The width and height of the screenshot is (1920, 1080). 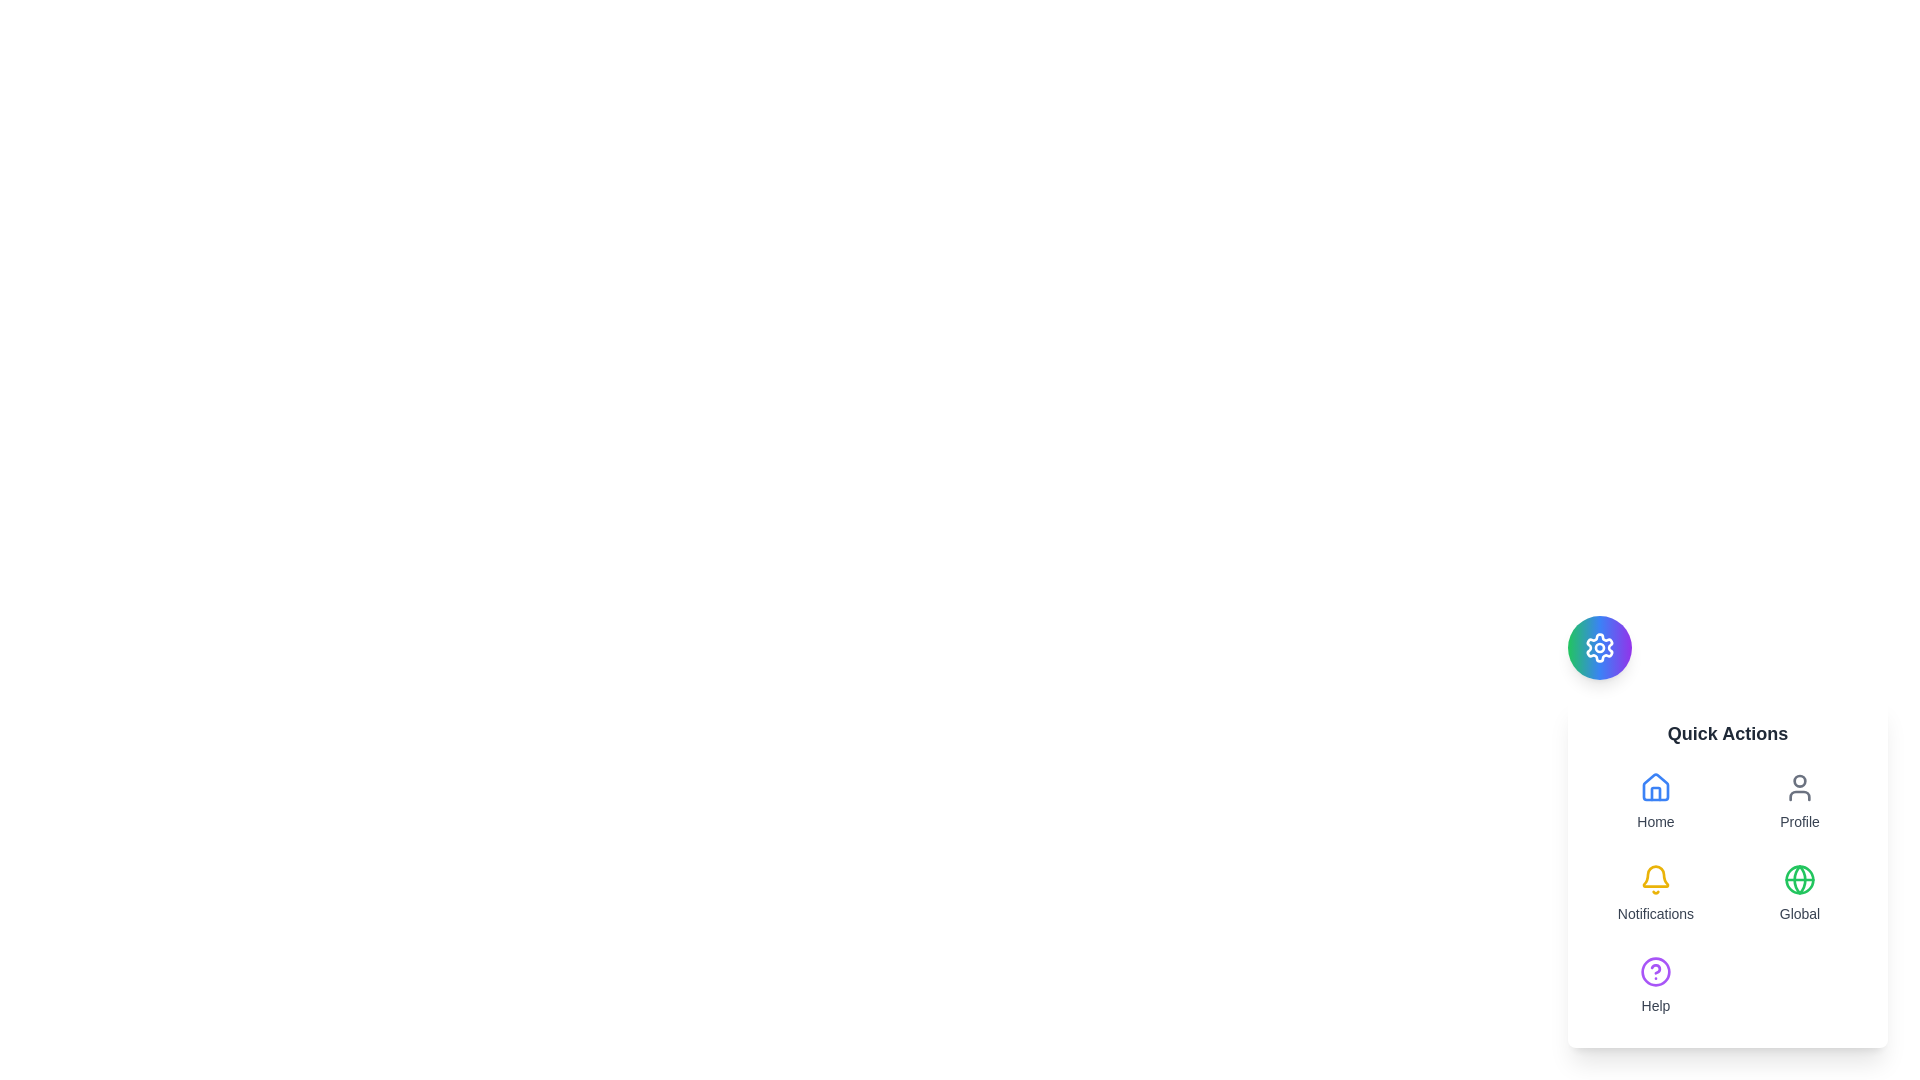 What do you see at coordinates (1656, 914) in the screenshot?
I see `the static text label that describes the notification feature, located beneath the yellow bell icon in the lower right corner of the interface` at bounding box center [1656, 914].